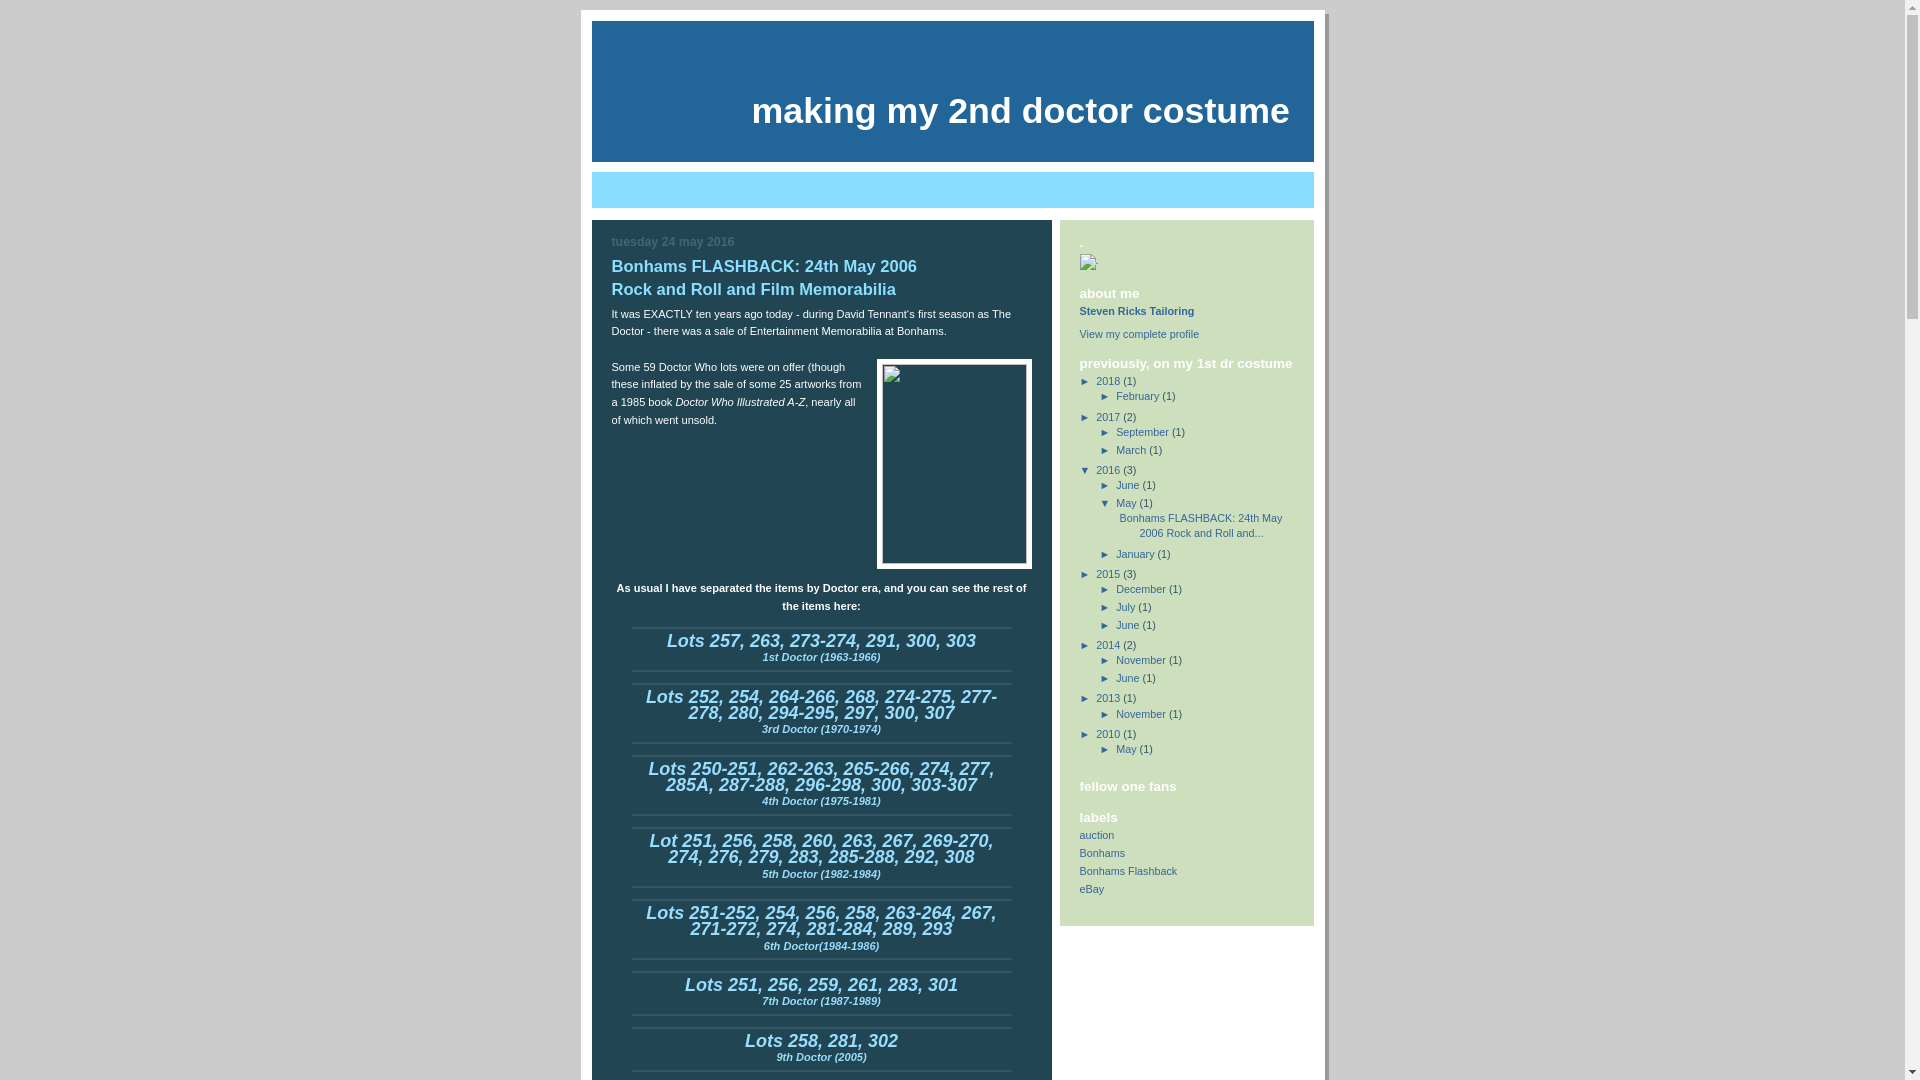  Describe the element at coordinates (1128, 870) in the screenshot. I see `'Bonhams Flashback'` at that location.